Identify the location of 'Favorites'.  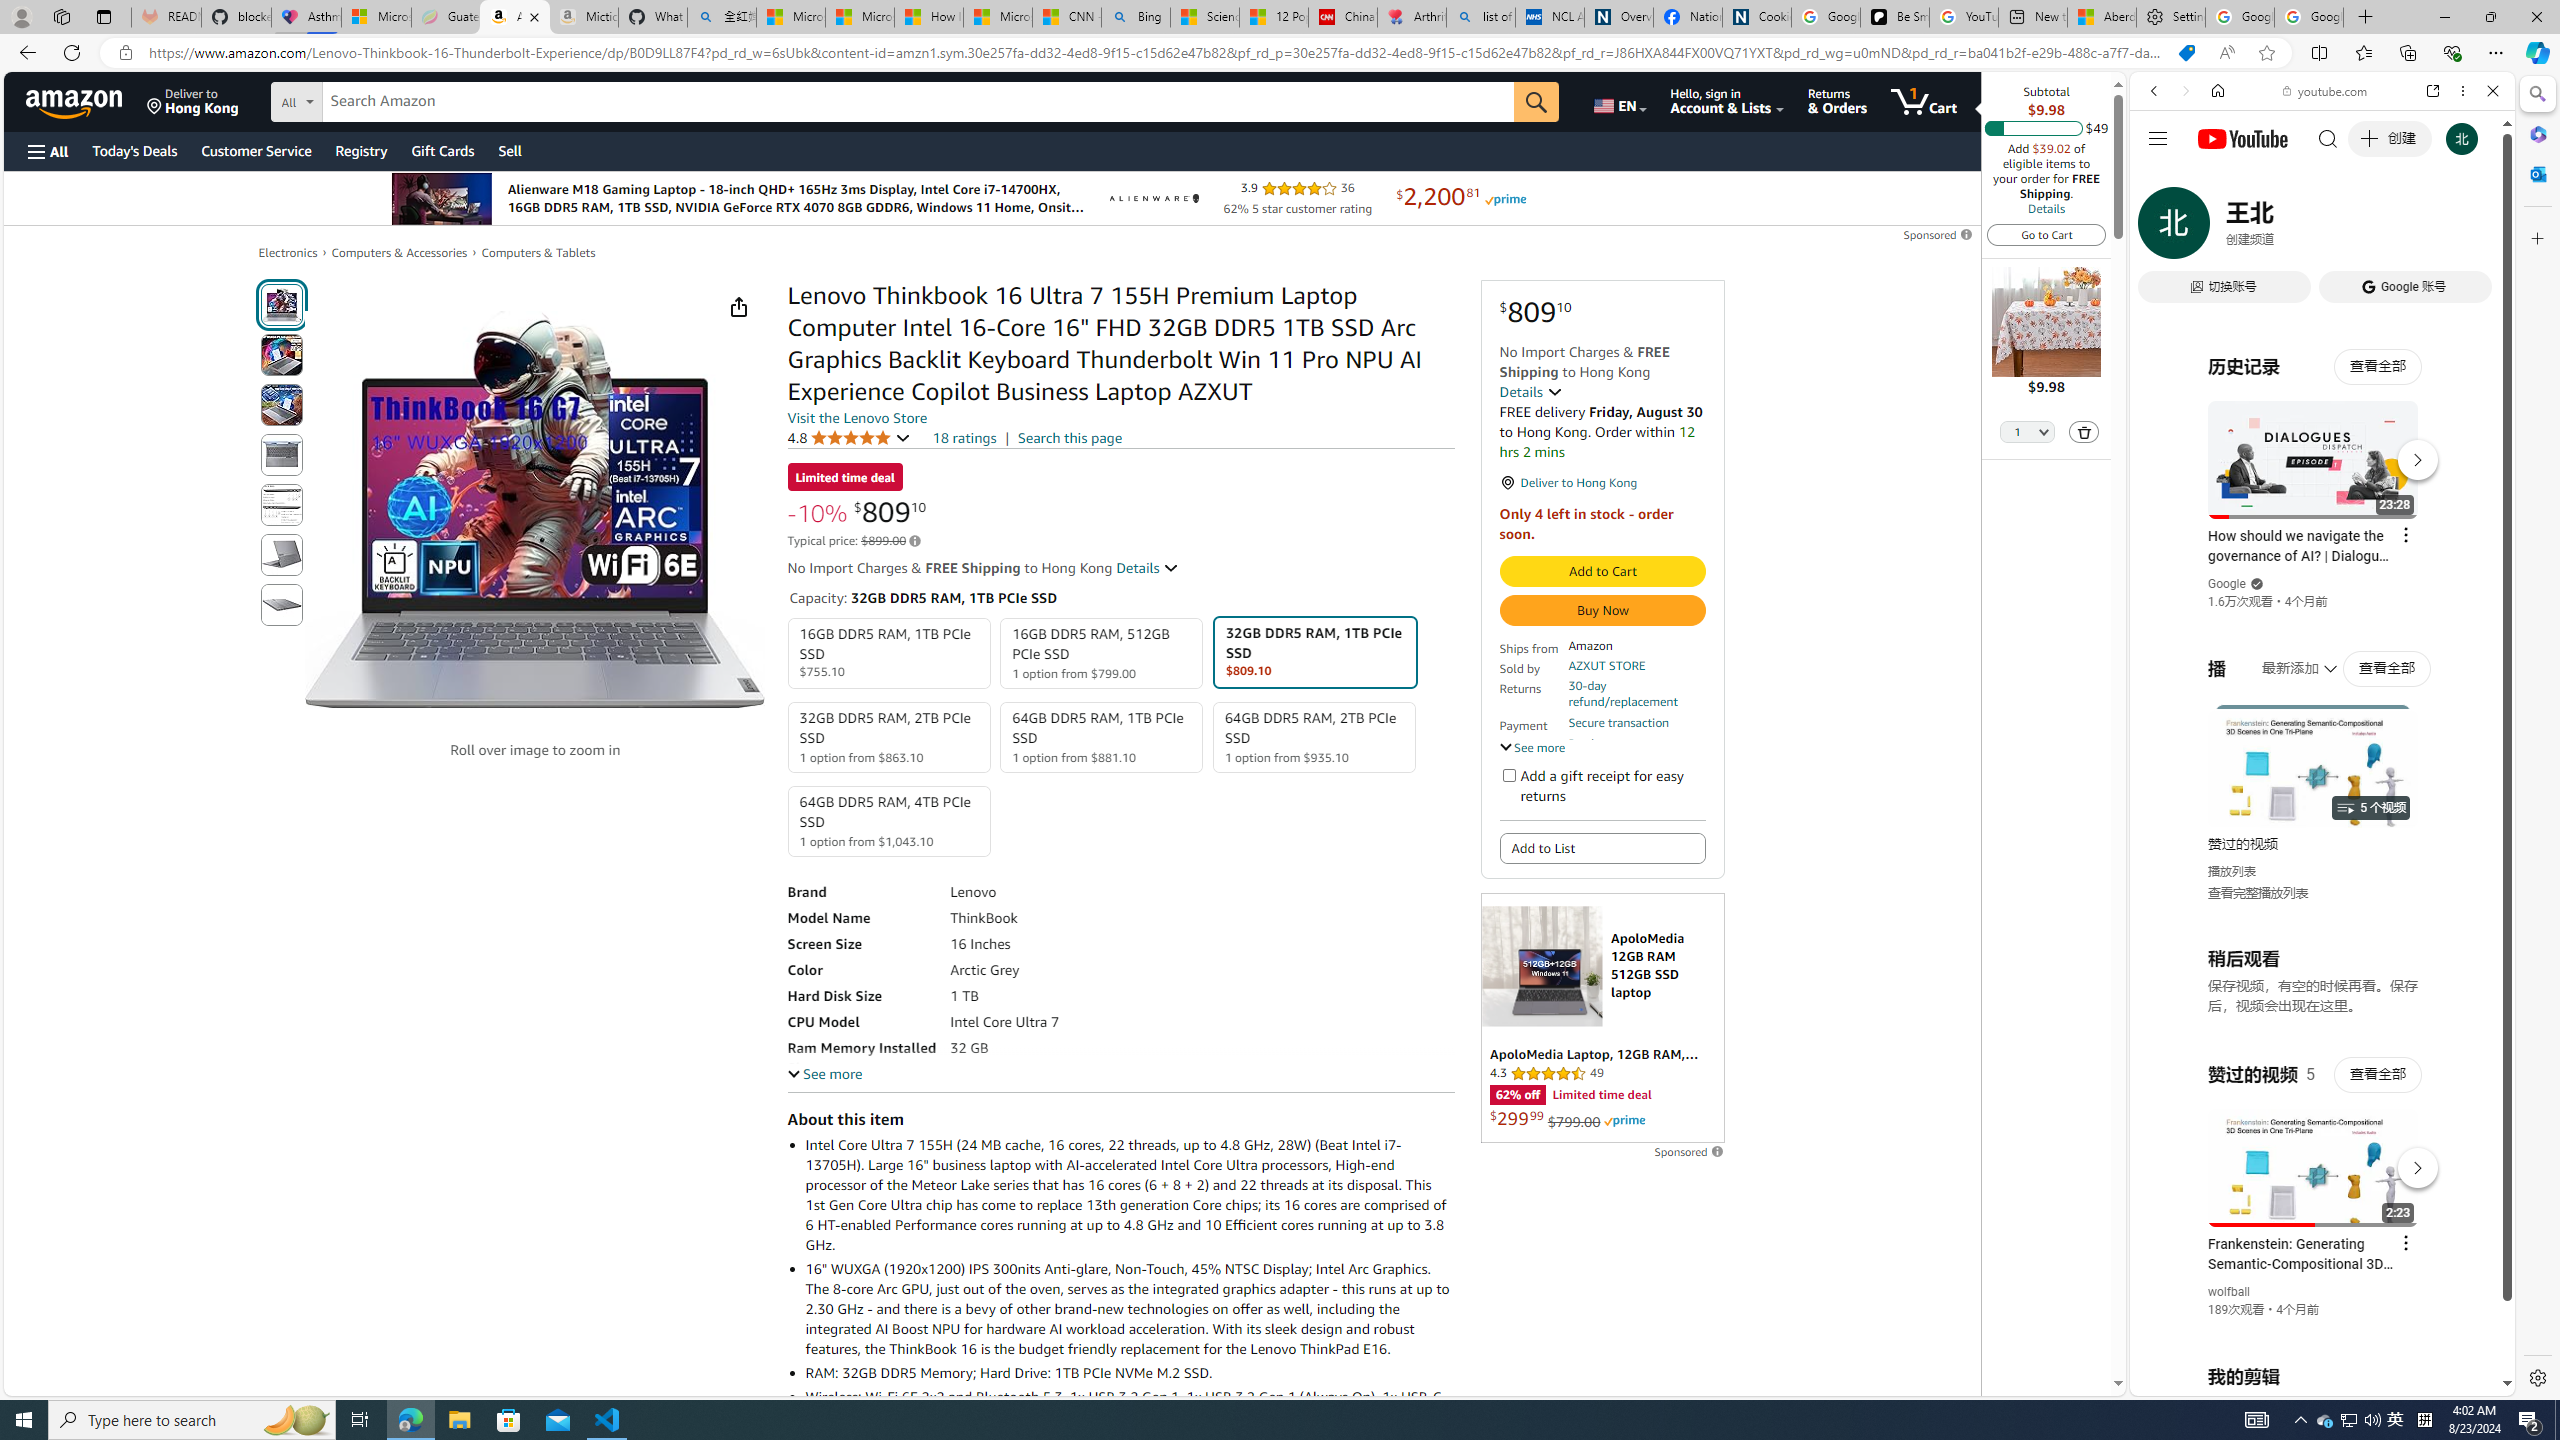
(2364, 51).